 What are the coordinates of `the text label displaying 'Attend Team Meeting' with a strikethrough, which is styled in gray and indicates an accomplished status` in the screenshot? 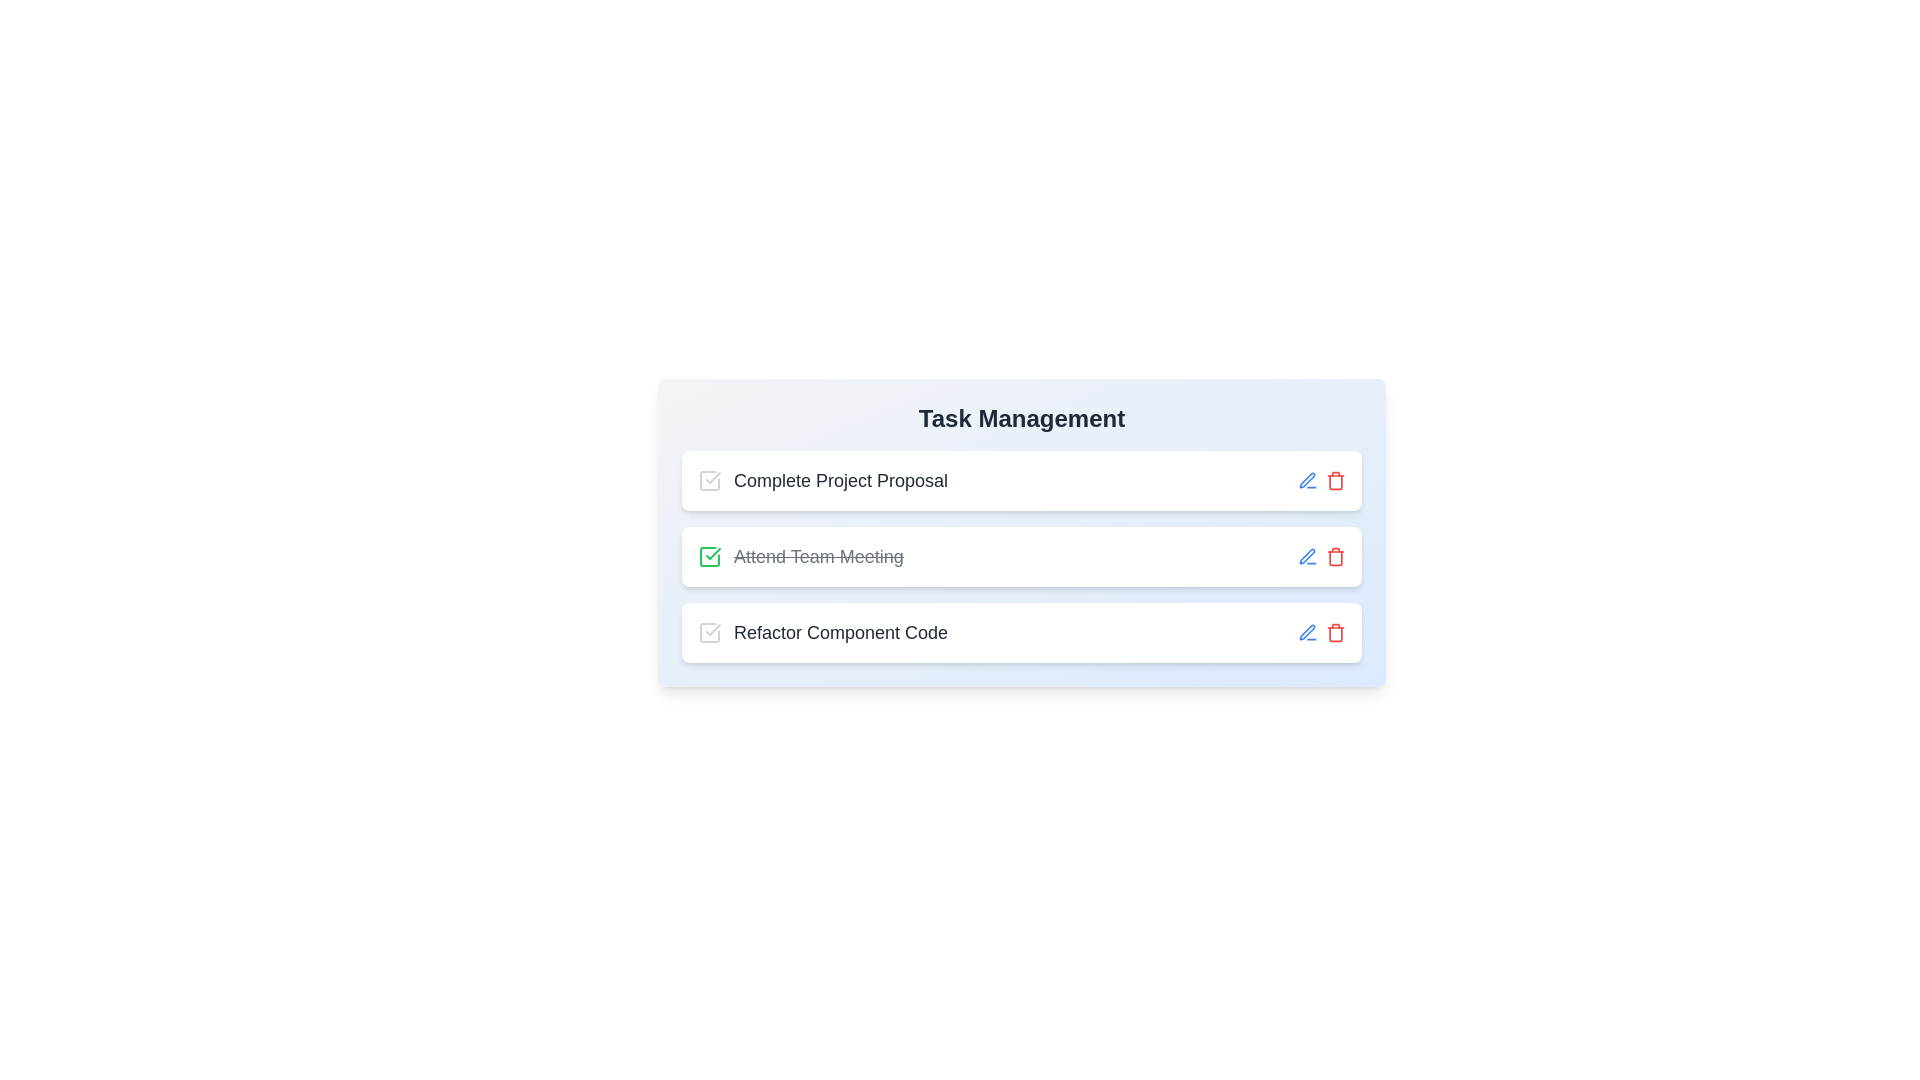 It's located at (800, 556).